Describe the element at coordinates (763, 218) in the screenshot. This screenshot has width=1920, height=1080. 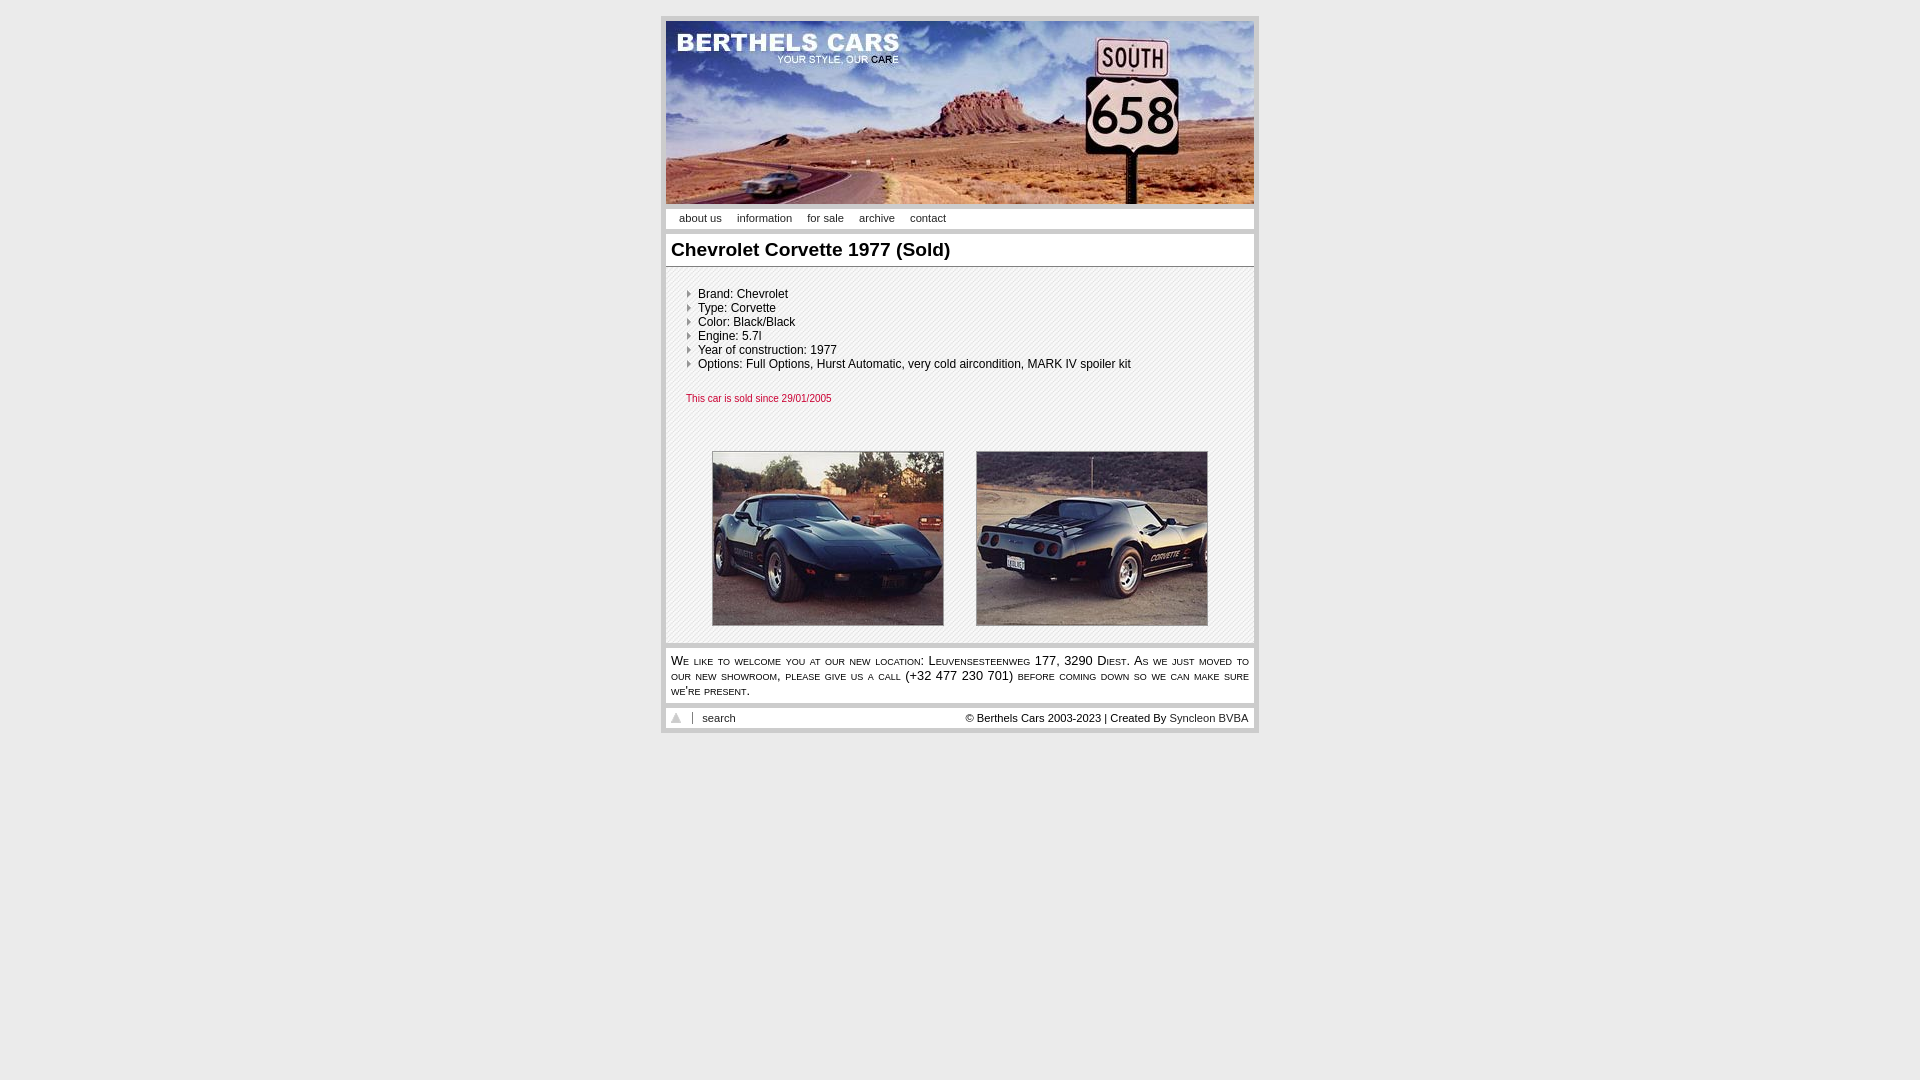
I see `'information'` at that location.